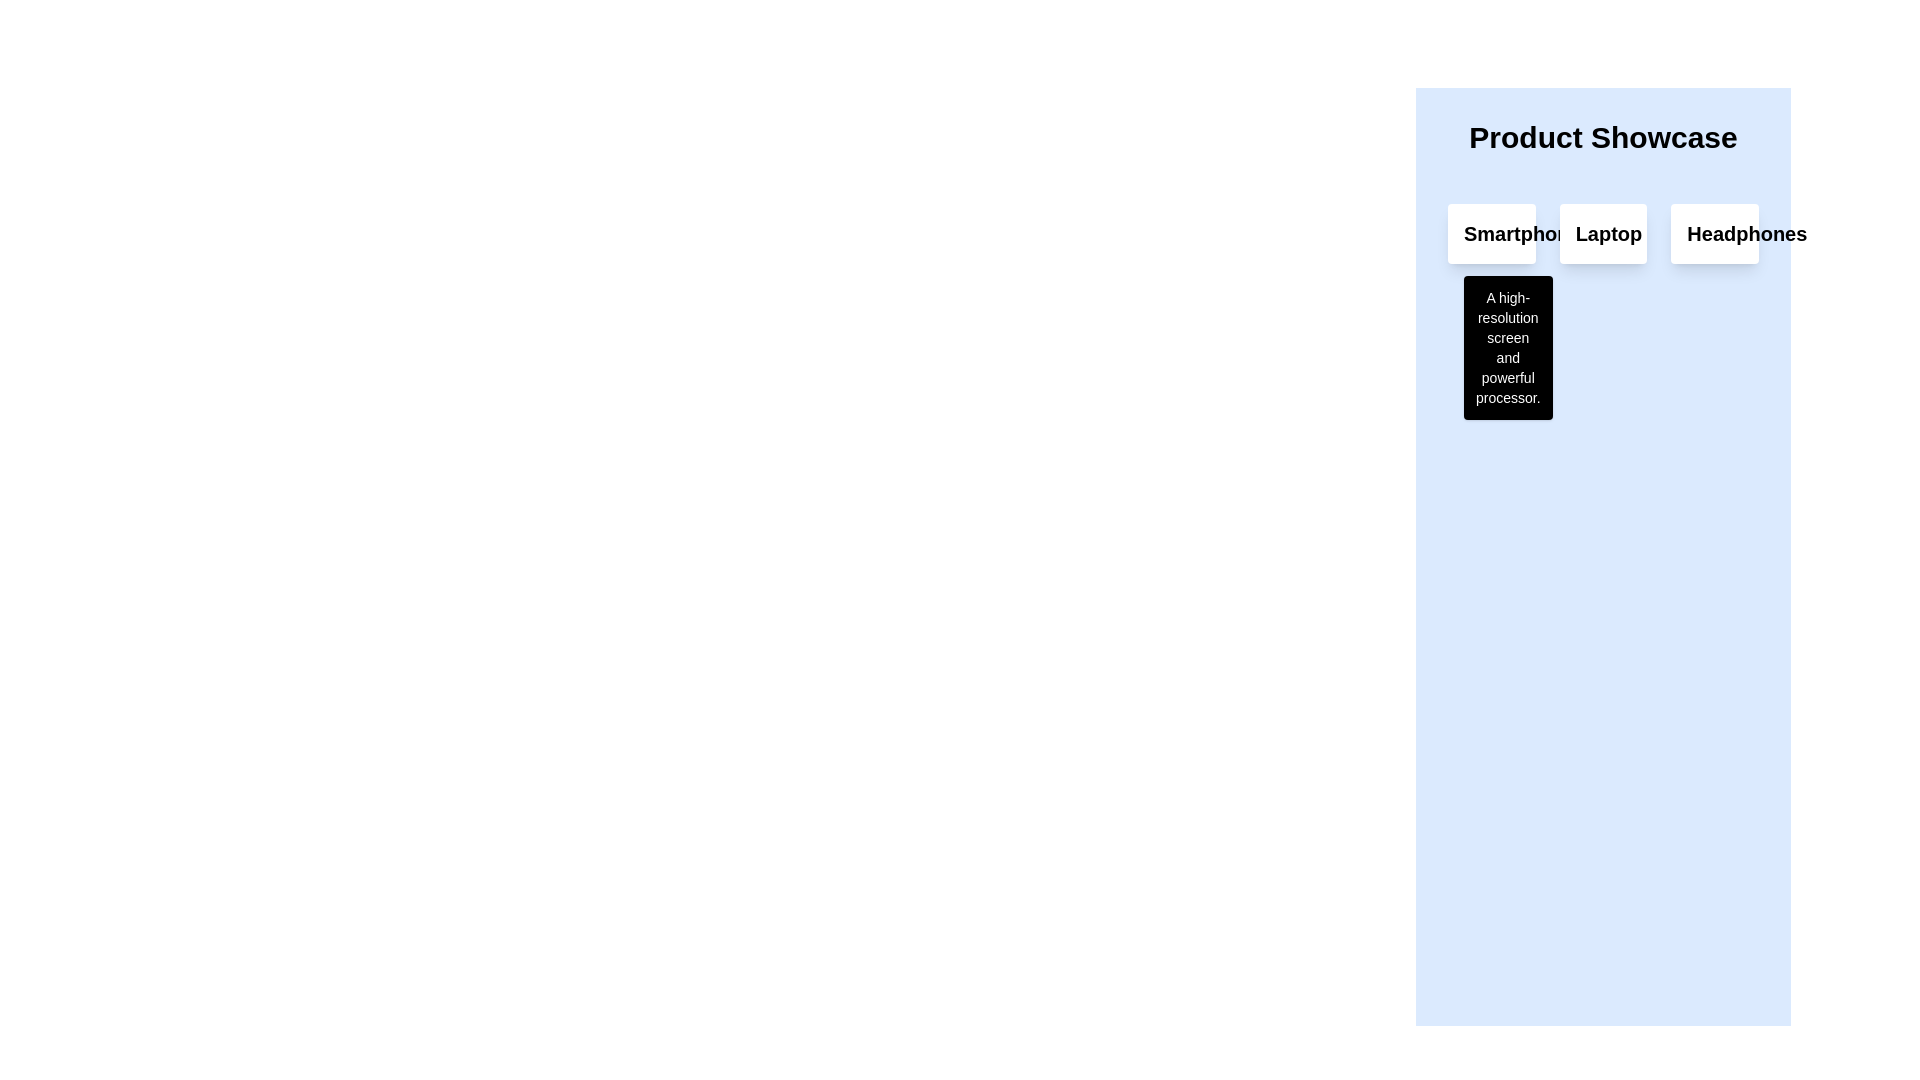  Describe the element at coordinates (1603, 233) in the screenshot. I see `the 'Laptop' text label in the product showcase interface` at that location.